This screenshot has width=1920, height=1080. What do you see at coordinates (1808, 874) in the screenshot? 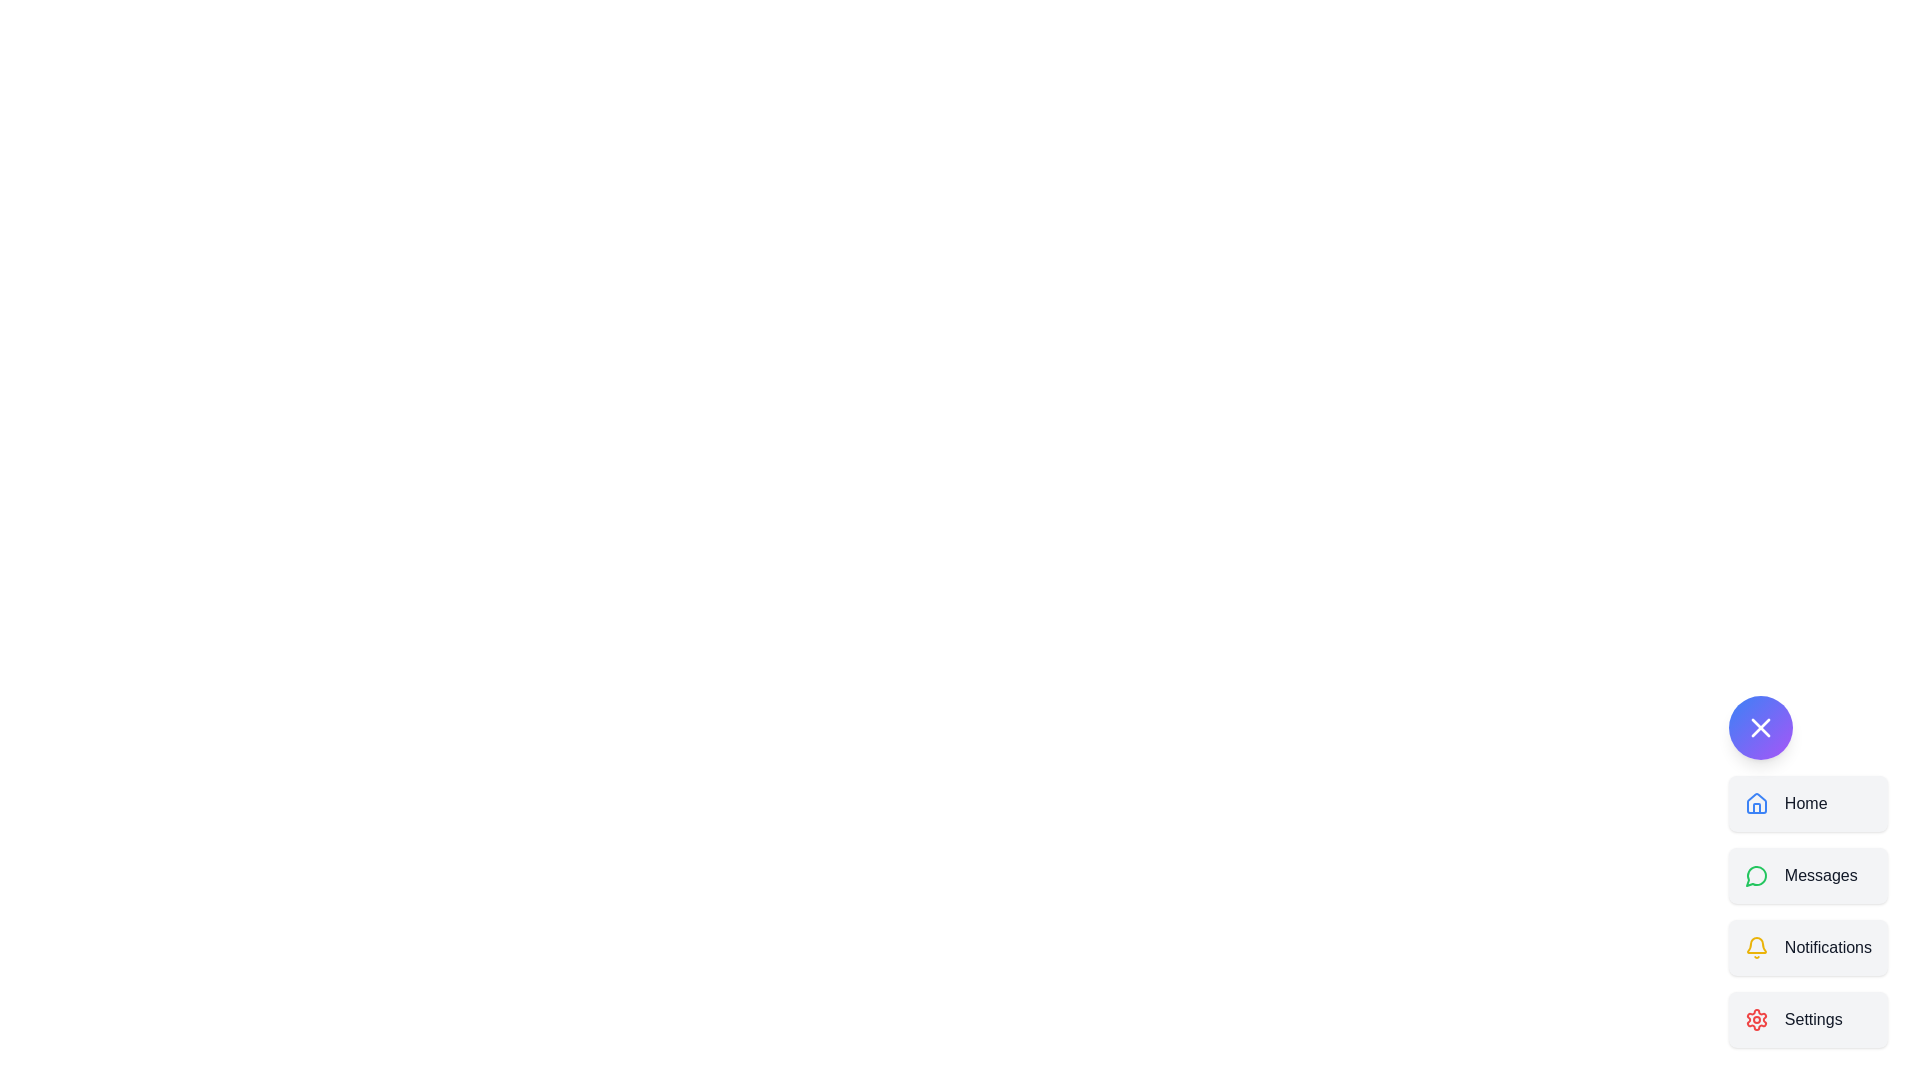
I see `the second navigation button located between the 'Home' and 'Notifications' buttons` at bounding box center [1808, 874].